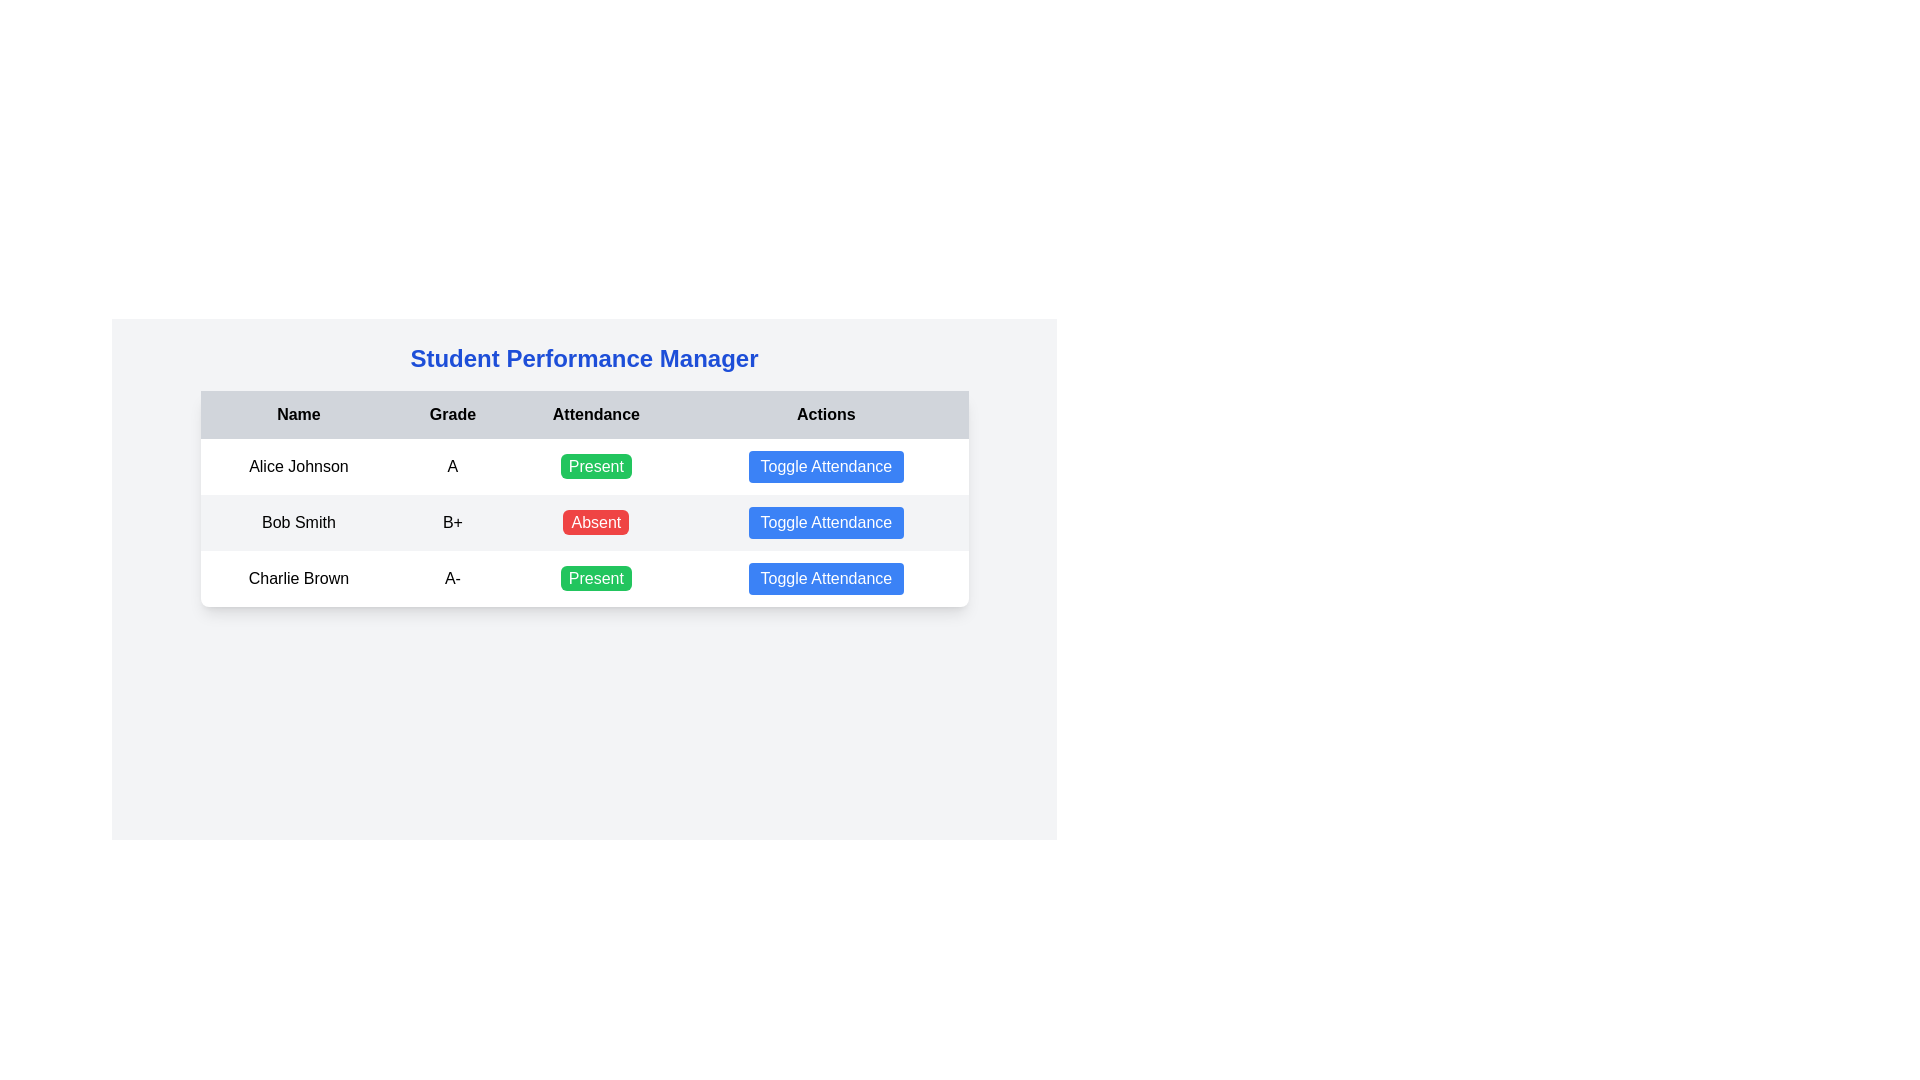 This screenshot has width=1920, height=1080. What do you see at coordinates (595, 466) in the screenshot?
I see `the 'Present' button-like component with rounded corners, located in the Attendance column for Alice Johnson` at bounding box center [595, 466].